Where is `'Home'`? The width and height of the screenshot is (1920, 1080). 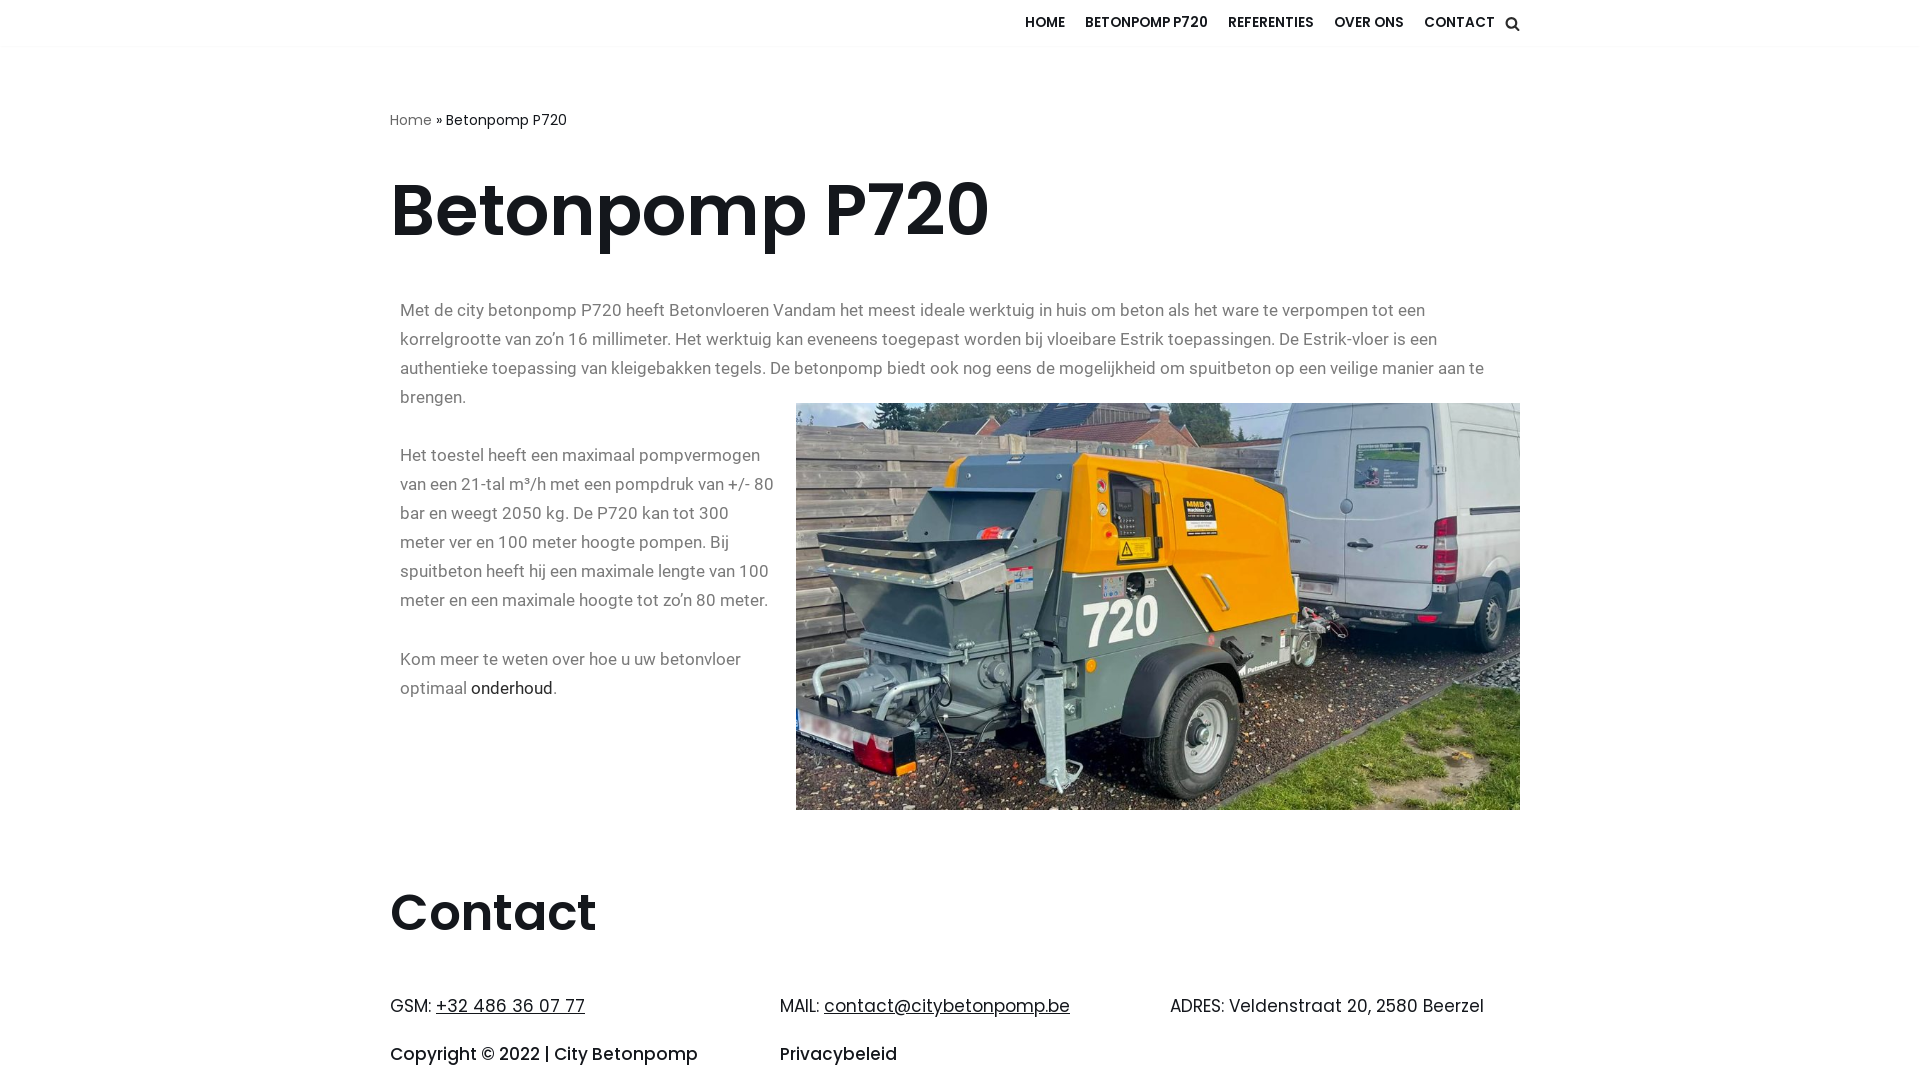 'Home' is located at coordinates (410, 119).